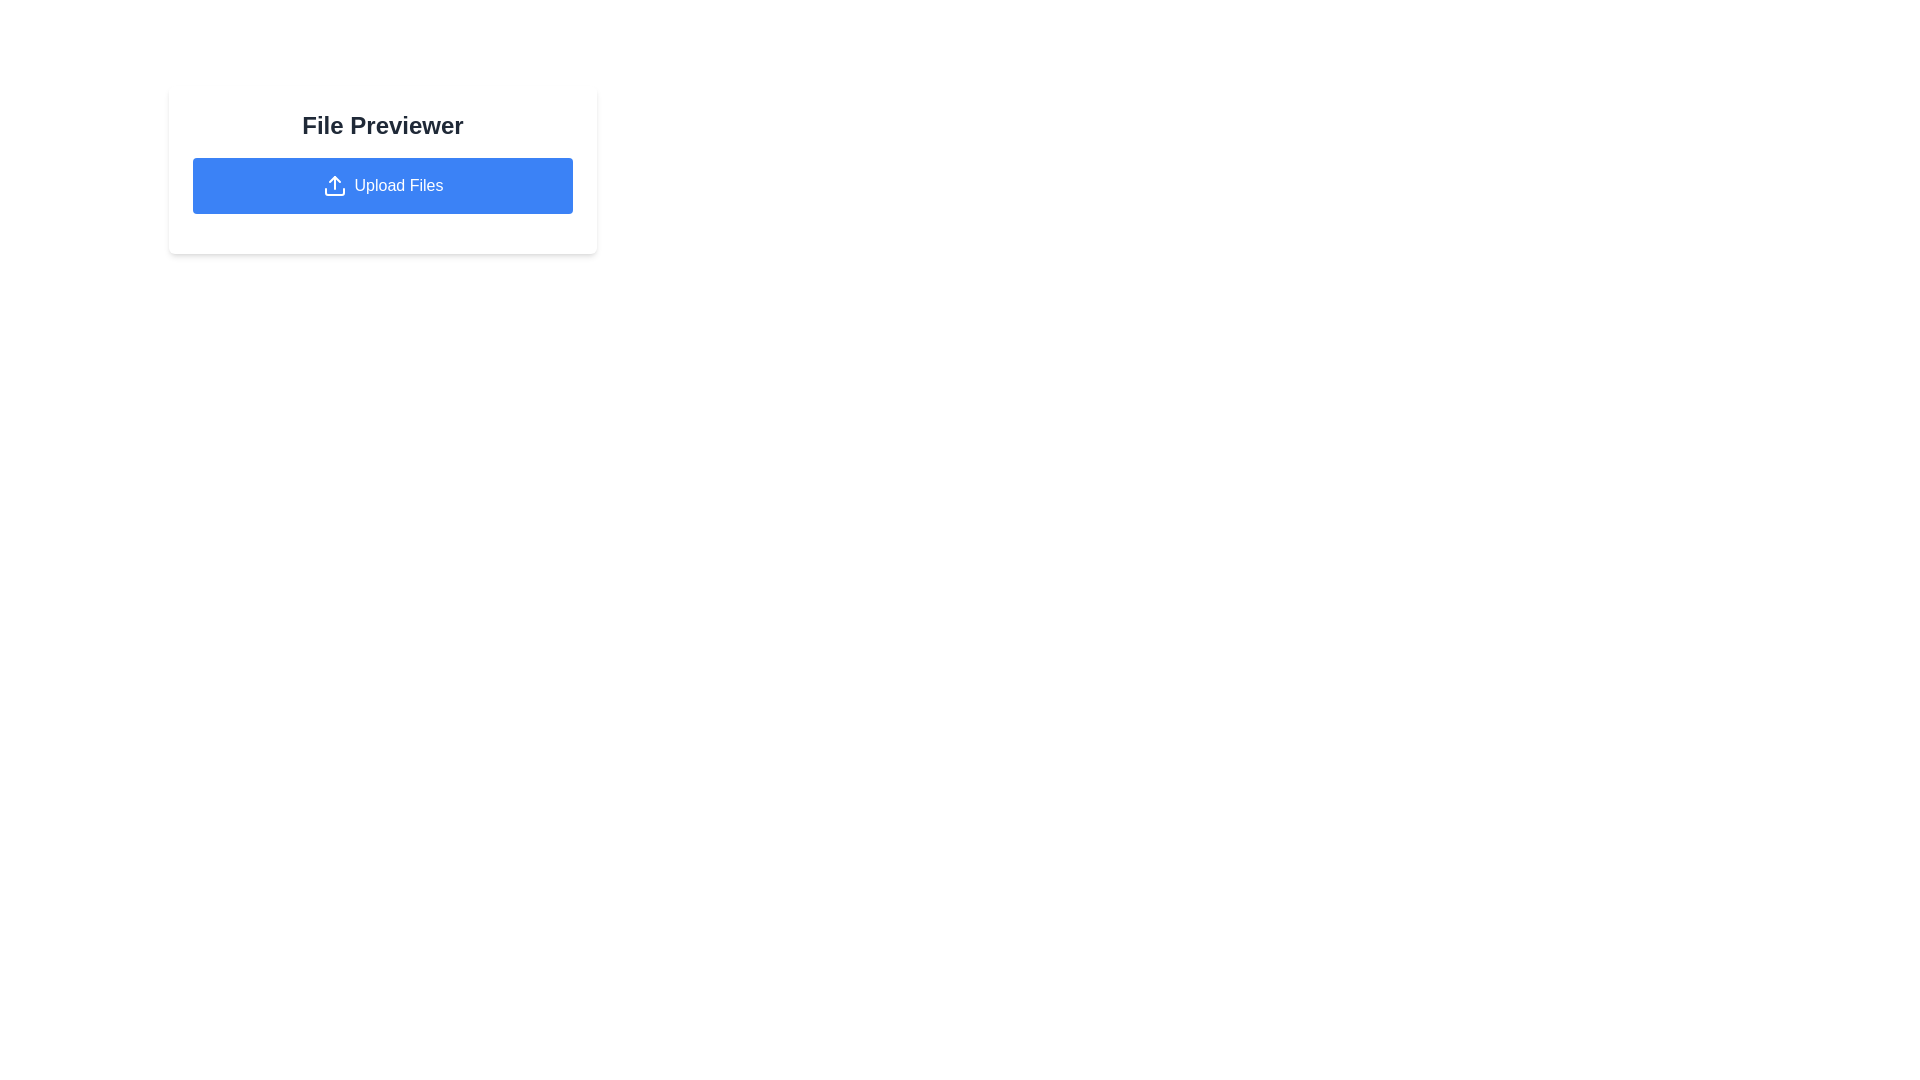 This screenshot has height=1080, width=1920. Describe the element at coordinates (383, 193) in the screenshot. I see `the blue button labeled 'Upload Files' with an upload arrow icon` at that location.